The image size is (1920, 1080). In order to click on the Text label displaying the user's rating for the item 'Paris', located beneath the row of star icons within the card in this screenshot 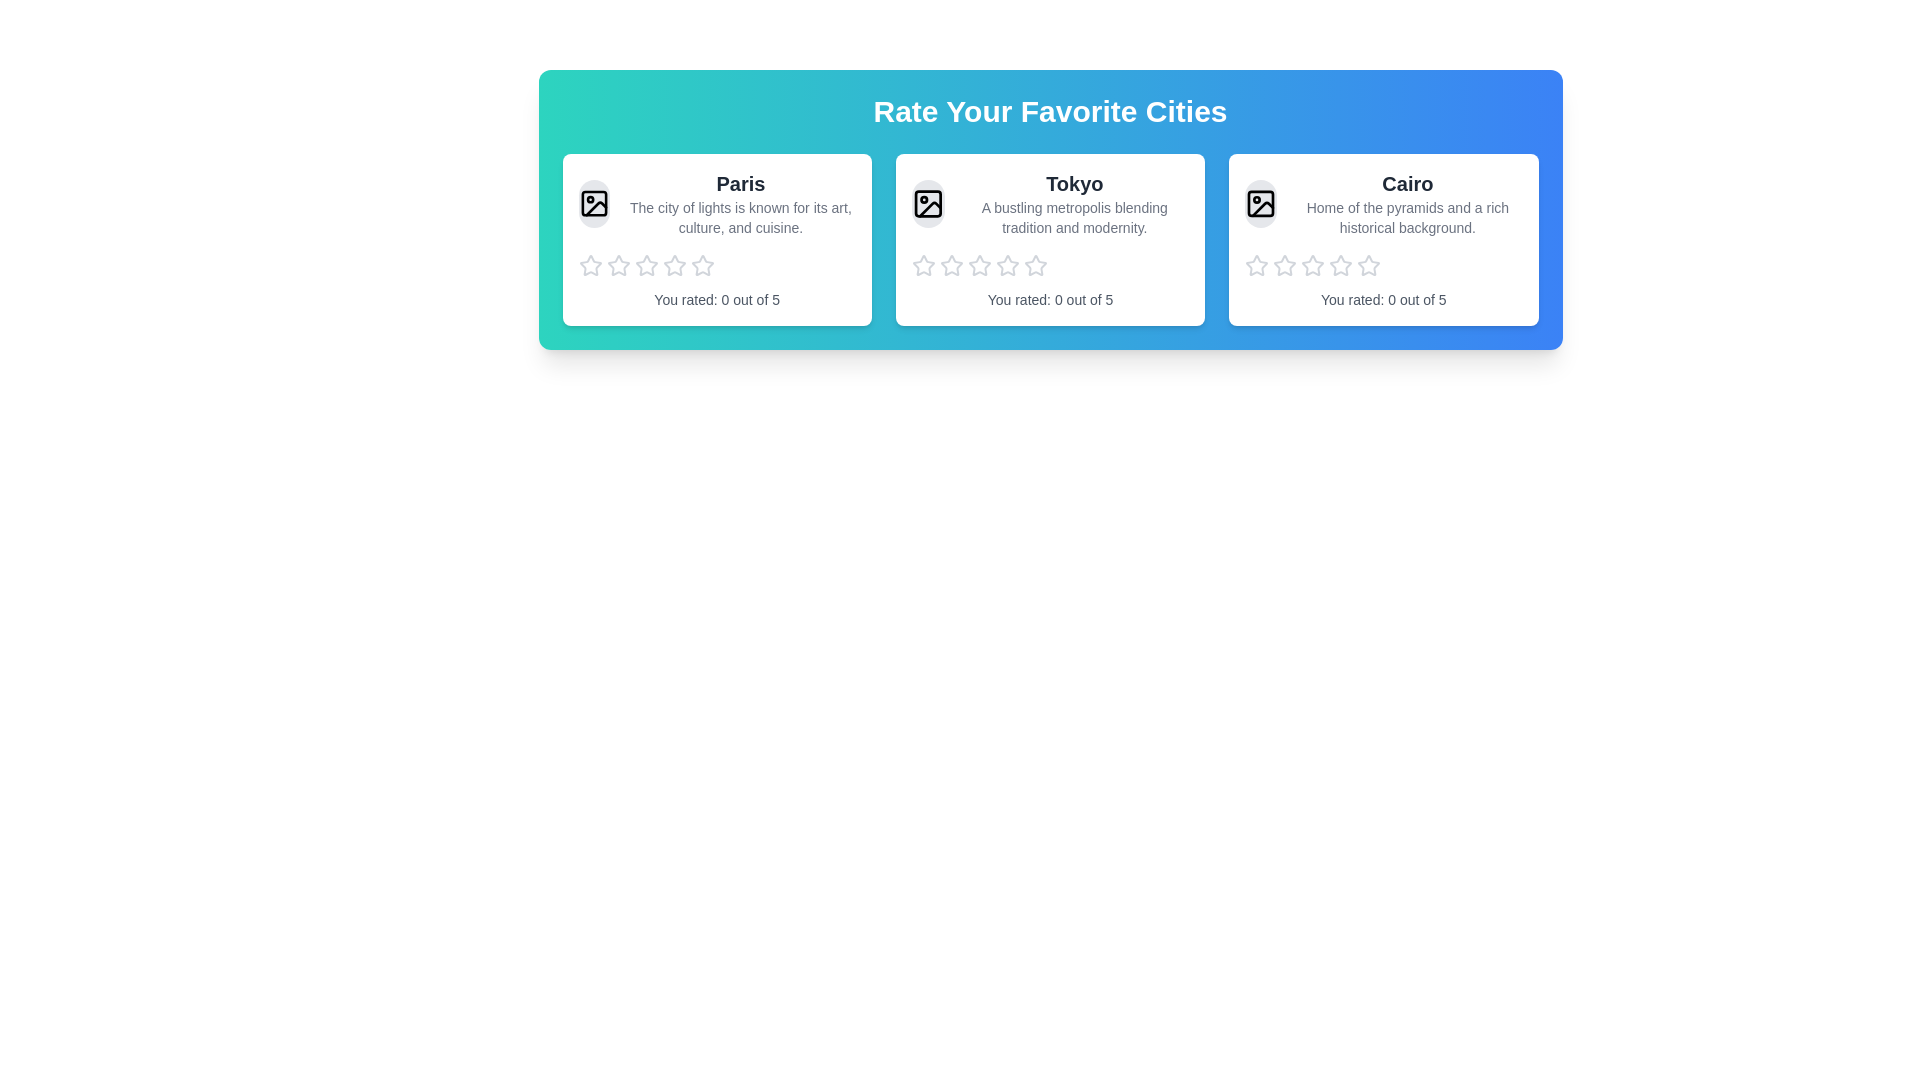, I will do `click(717, 300)`.